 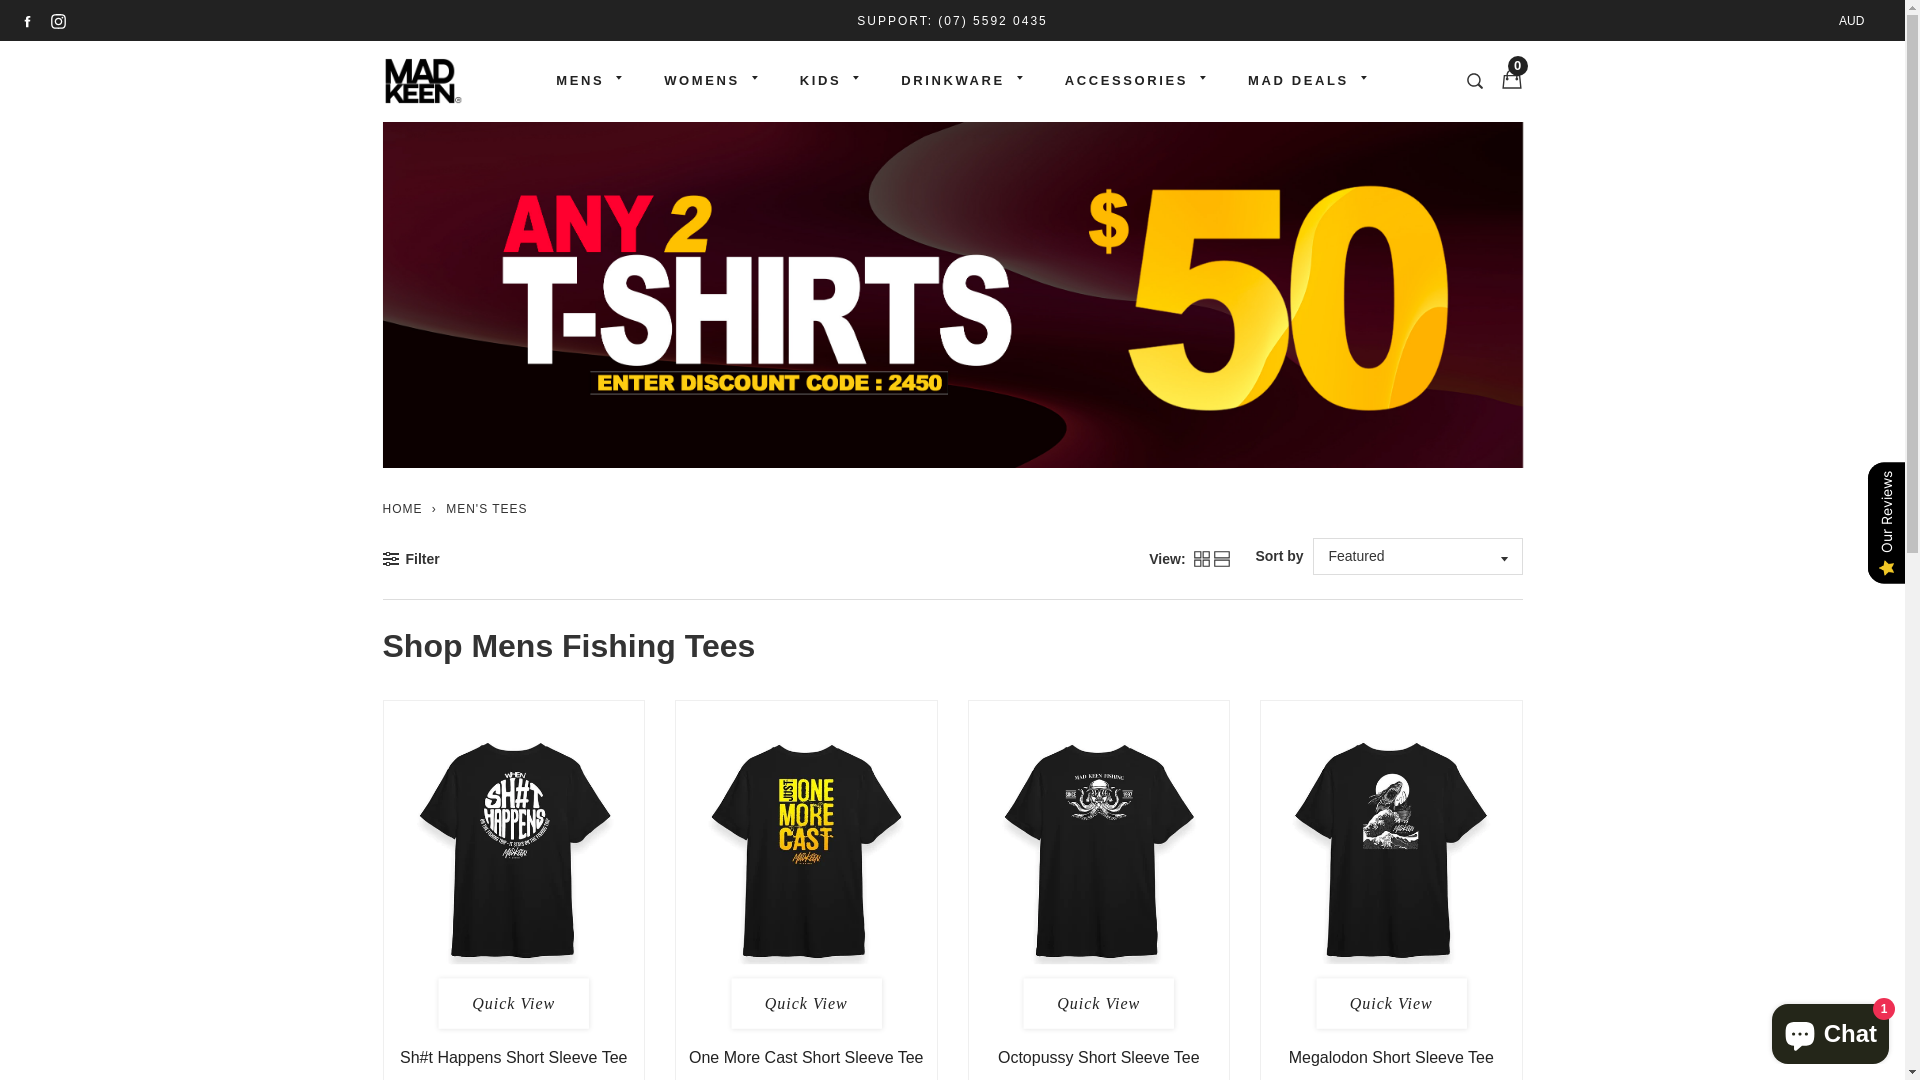 I want to click on 'MAD DEALS', so click(x=1298, y=80).